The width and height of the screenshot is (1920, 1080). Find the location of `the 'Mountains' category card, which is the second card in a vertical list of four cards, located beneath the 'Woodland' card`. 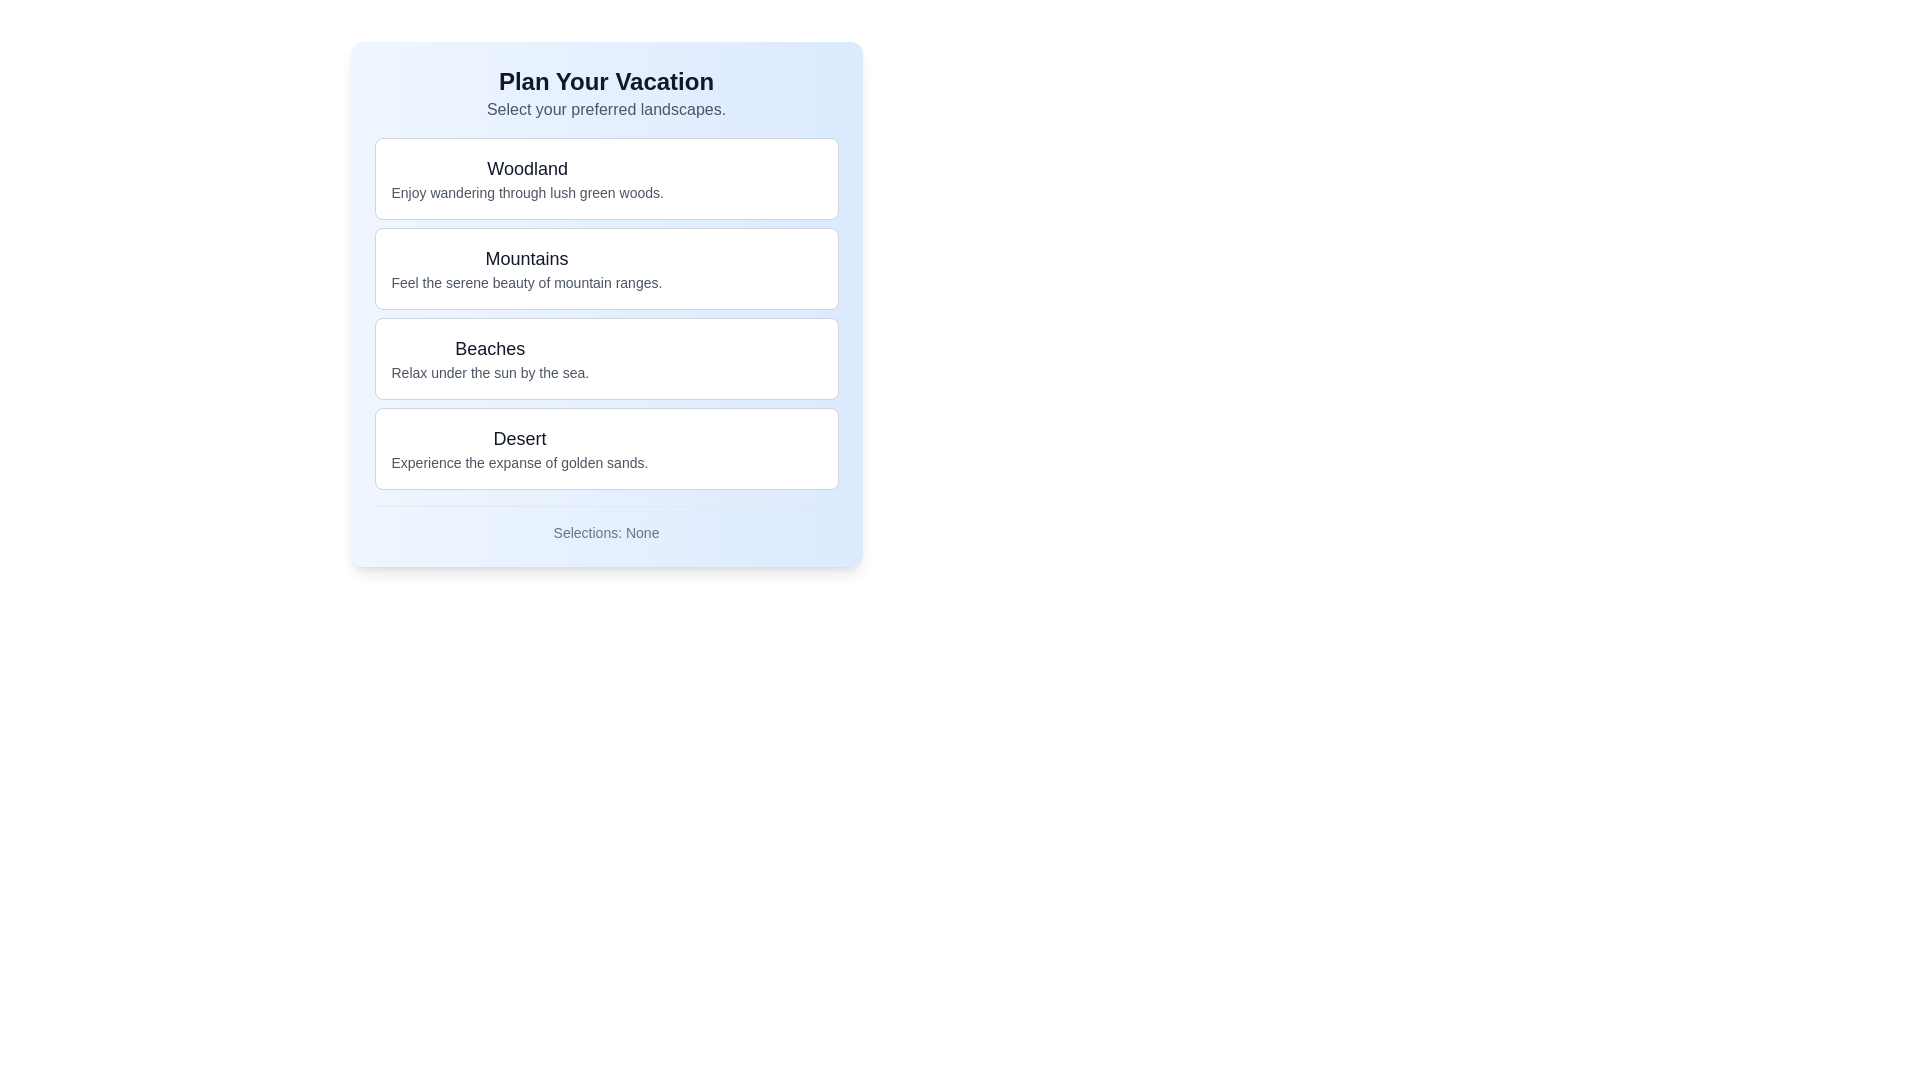

the 'Mountains' category card, which is the second card in a vertical list of four cards, located beneath the 'Woodland' card is located at coordinates (605, 268).